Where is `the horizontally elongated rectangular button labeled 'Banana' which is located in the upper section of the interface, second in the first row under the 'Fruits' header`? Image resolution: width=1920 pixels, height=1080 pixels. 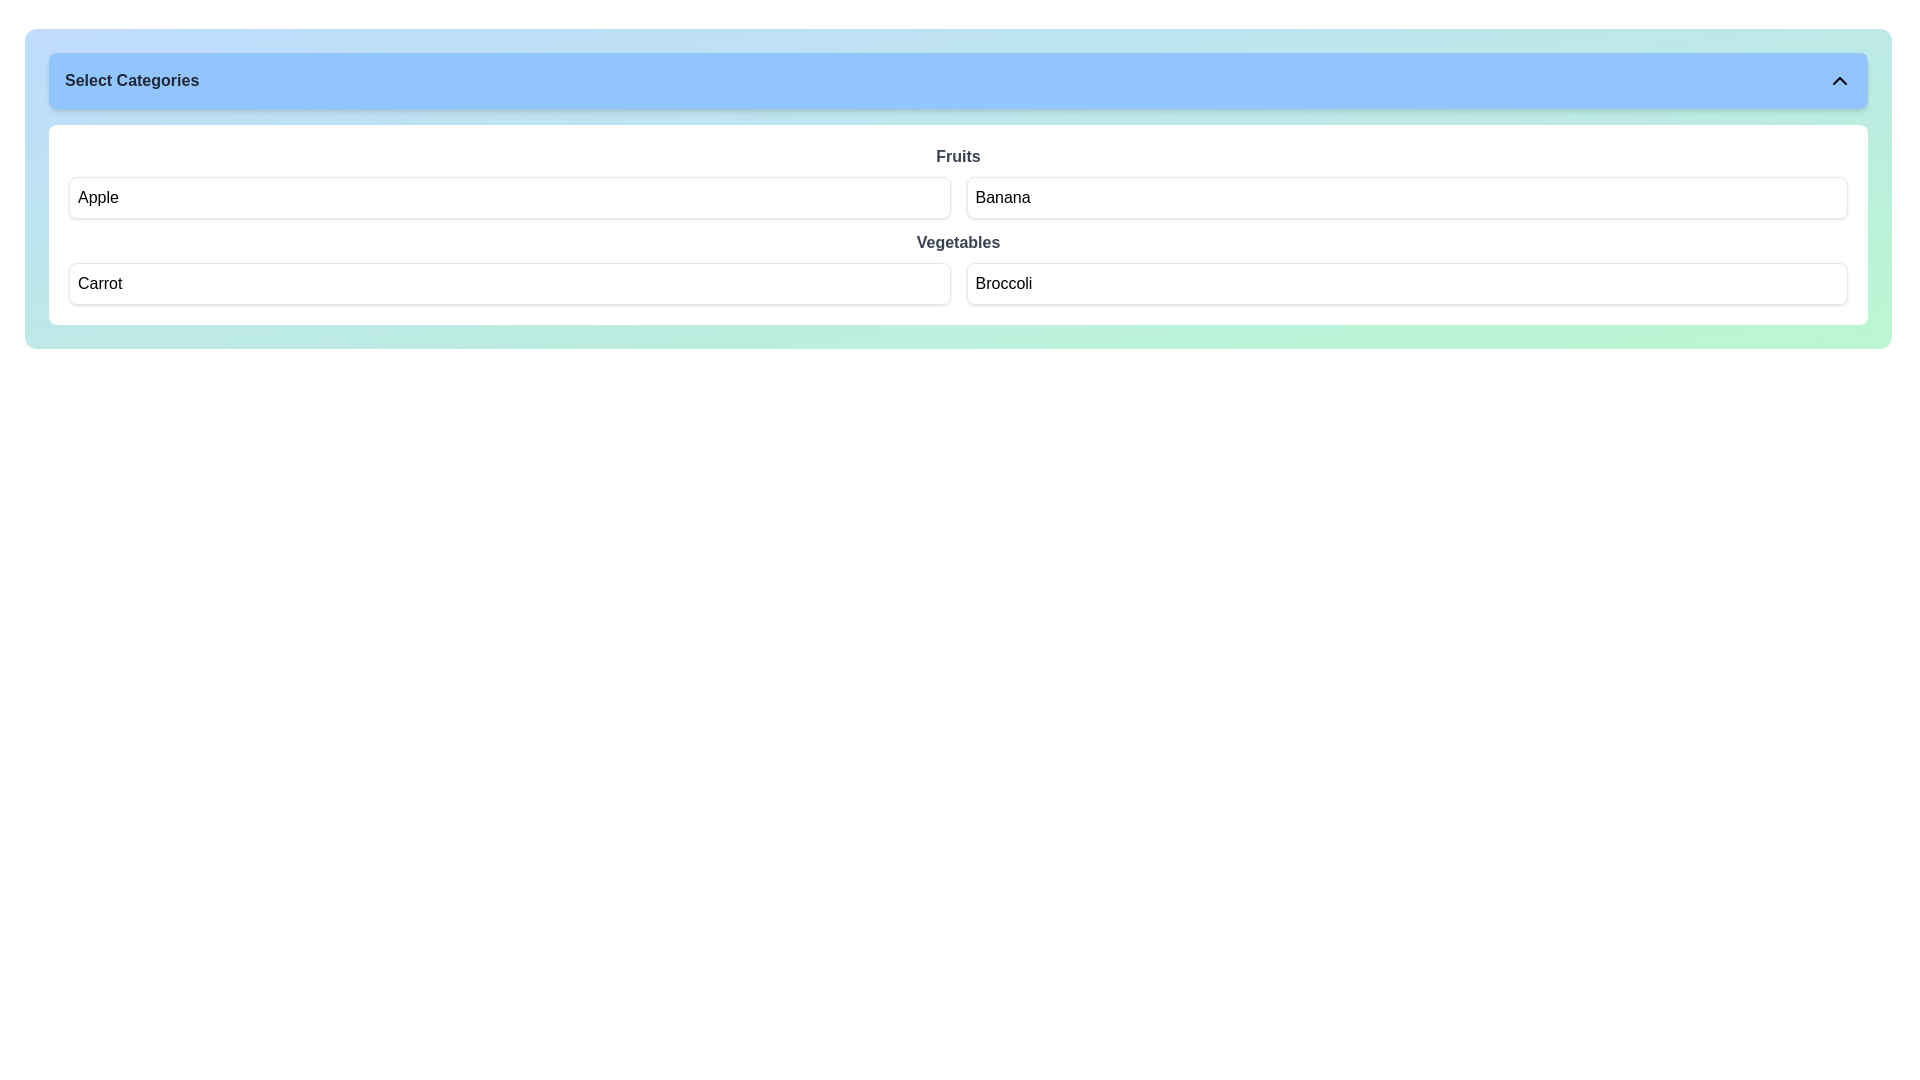
the horizontally elongated rectangular button labeled 'Banana' which is located in the upper section of the interface, second in the first row under the 'Fruits' header is located at coordinates (1406, 197).